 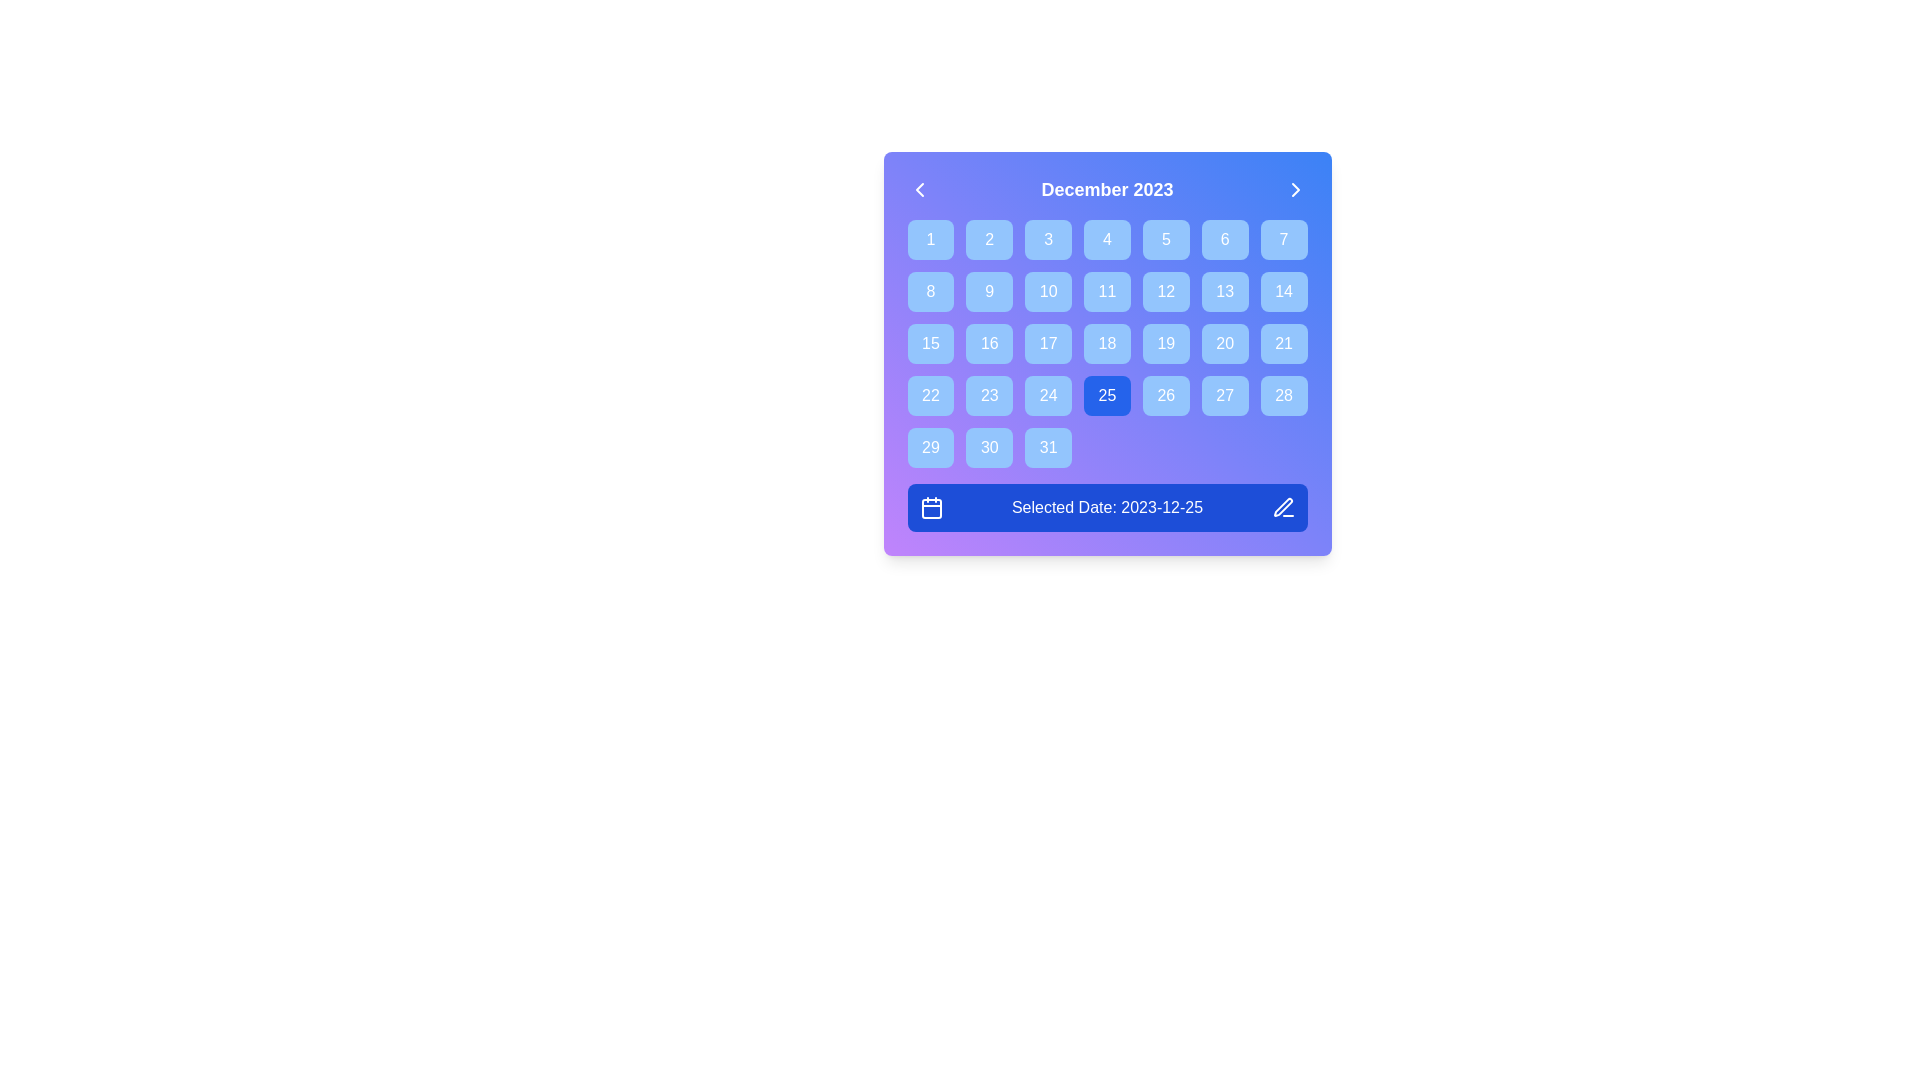 I want to click on the button labeled '31' with a blue background to trigger its hover effect, so click(x=1047, y=446).